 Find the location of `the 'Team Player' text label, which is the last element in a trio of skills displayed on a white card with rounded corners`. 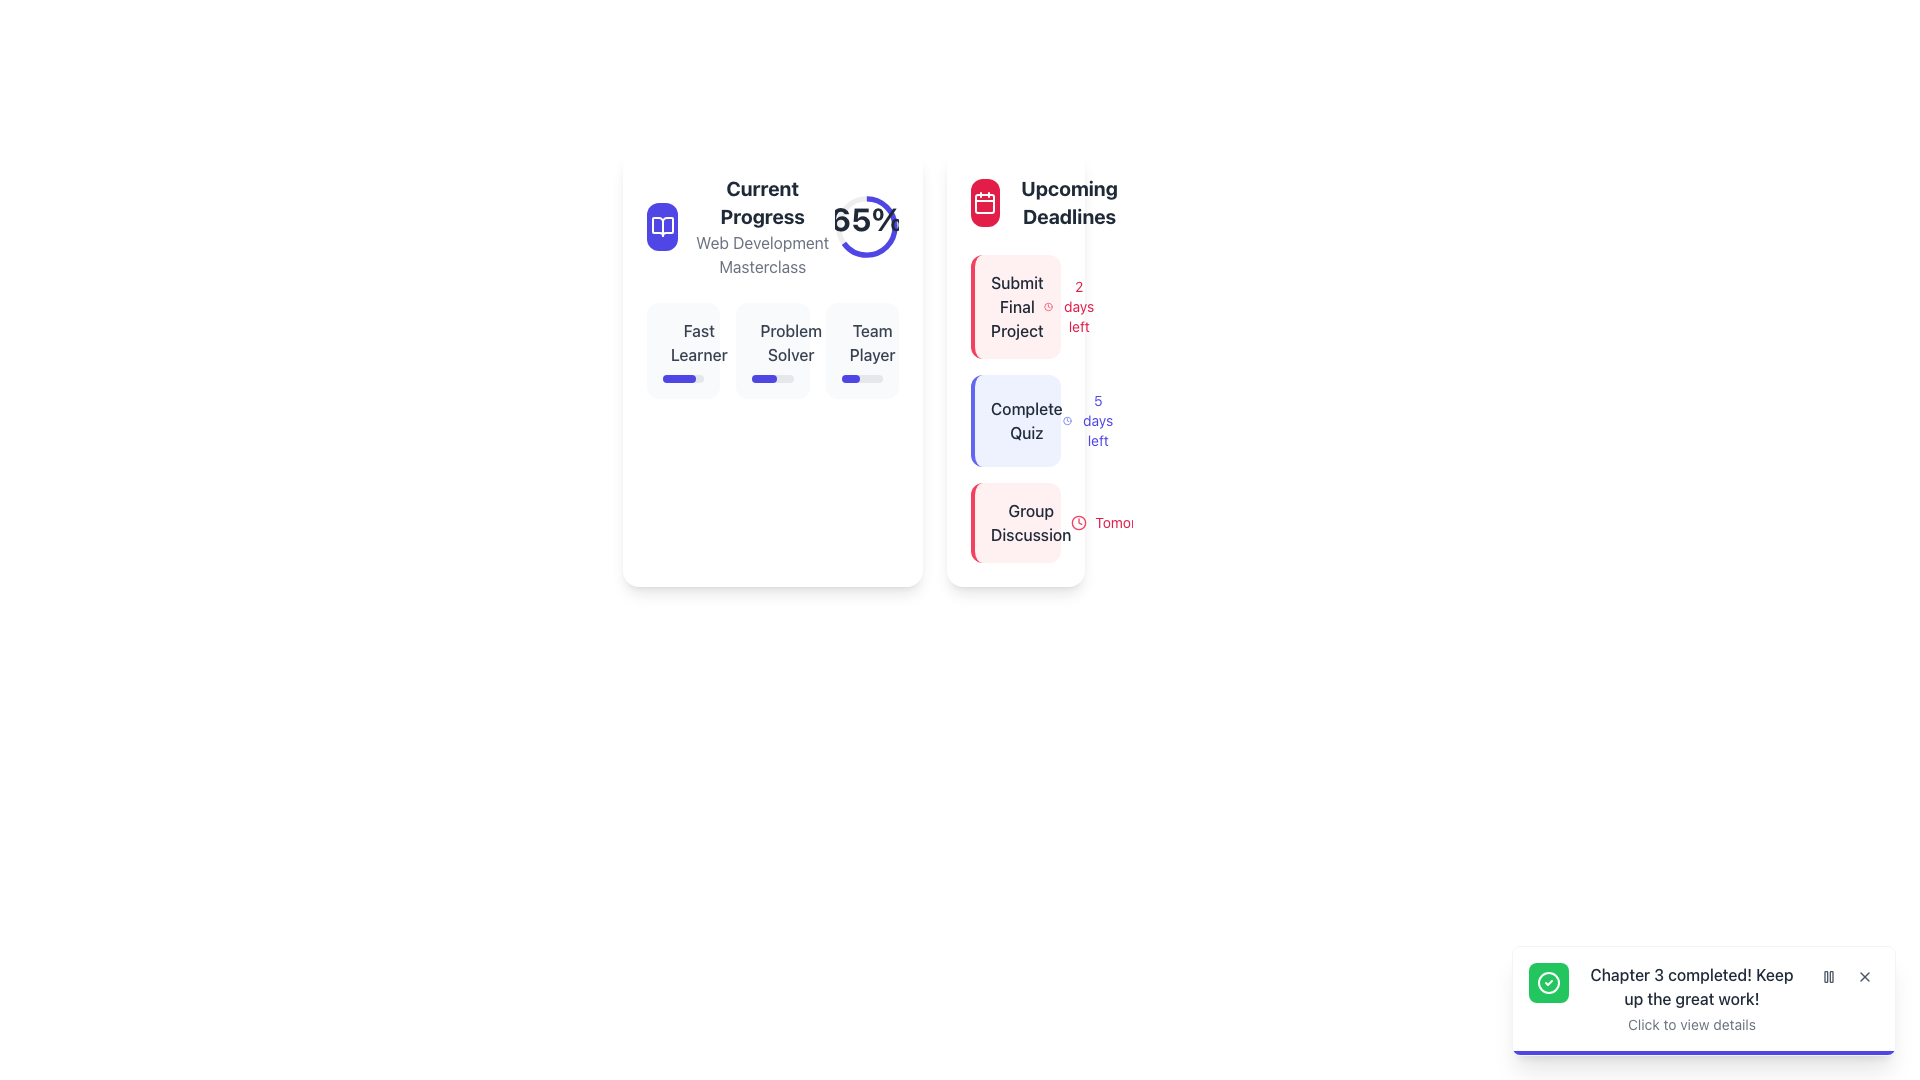

the 'Team Player' text label, which is the last element in a trio of skills displayed on a white card with rounded corners is located at coordinates (862, 342).